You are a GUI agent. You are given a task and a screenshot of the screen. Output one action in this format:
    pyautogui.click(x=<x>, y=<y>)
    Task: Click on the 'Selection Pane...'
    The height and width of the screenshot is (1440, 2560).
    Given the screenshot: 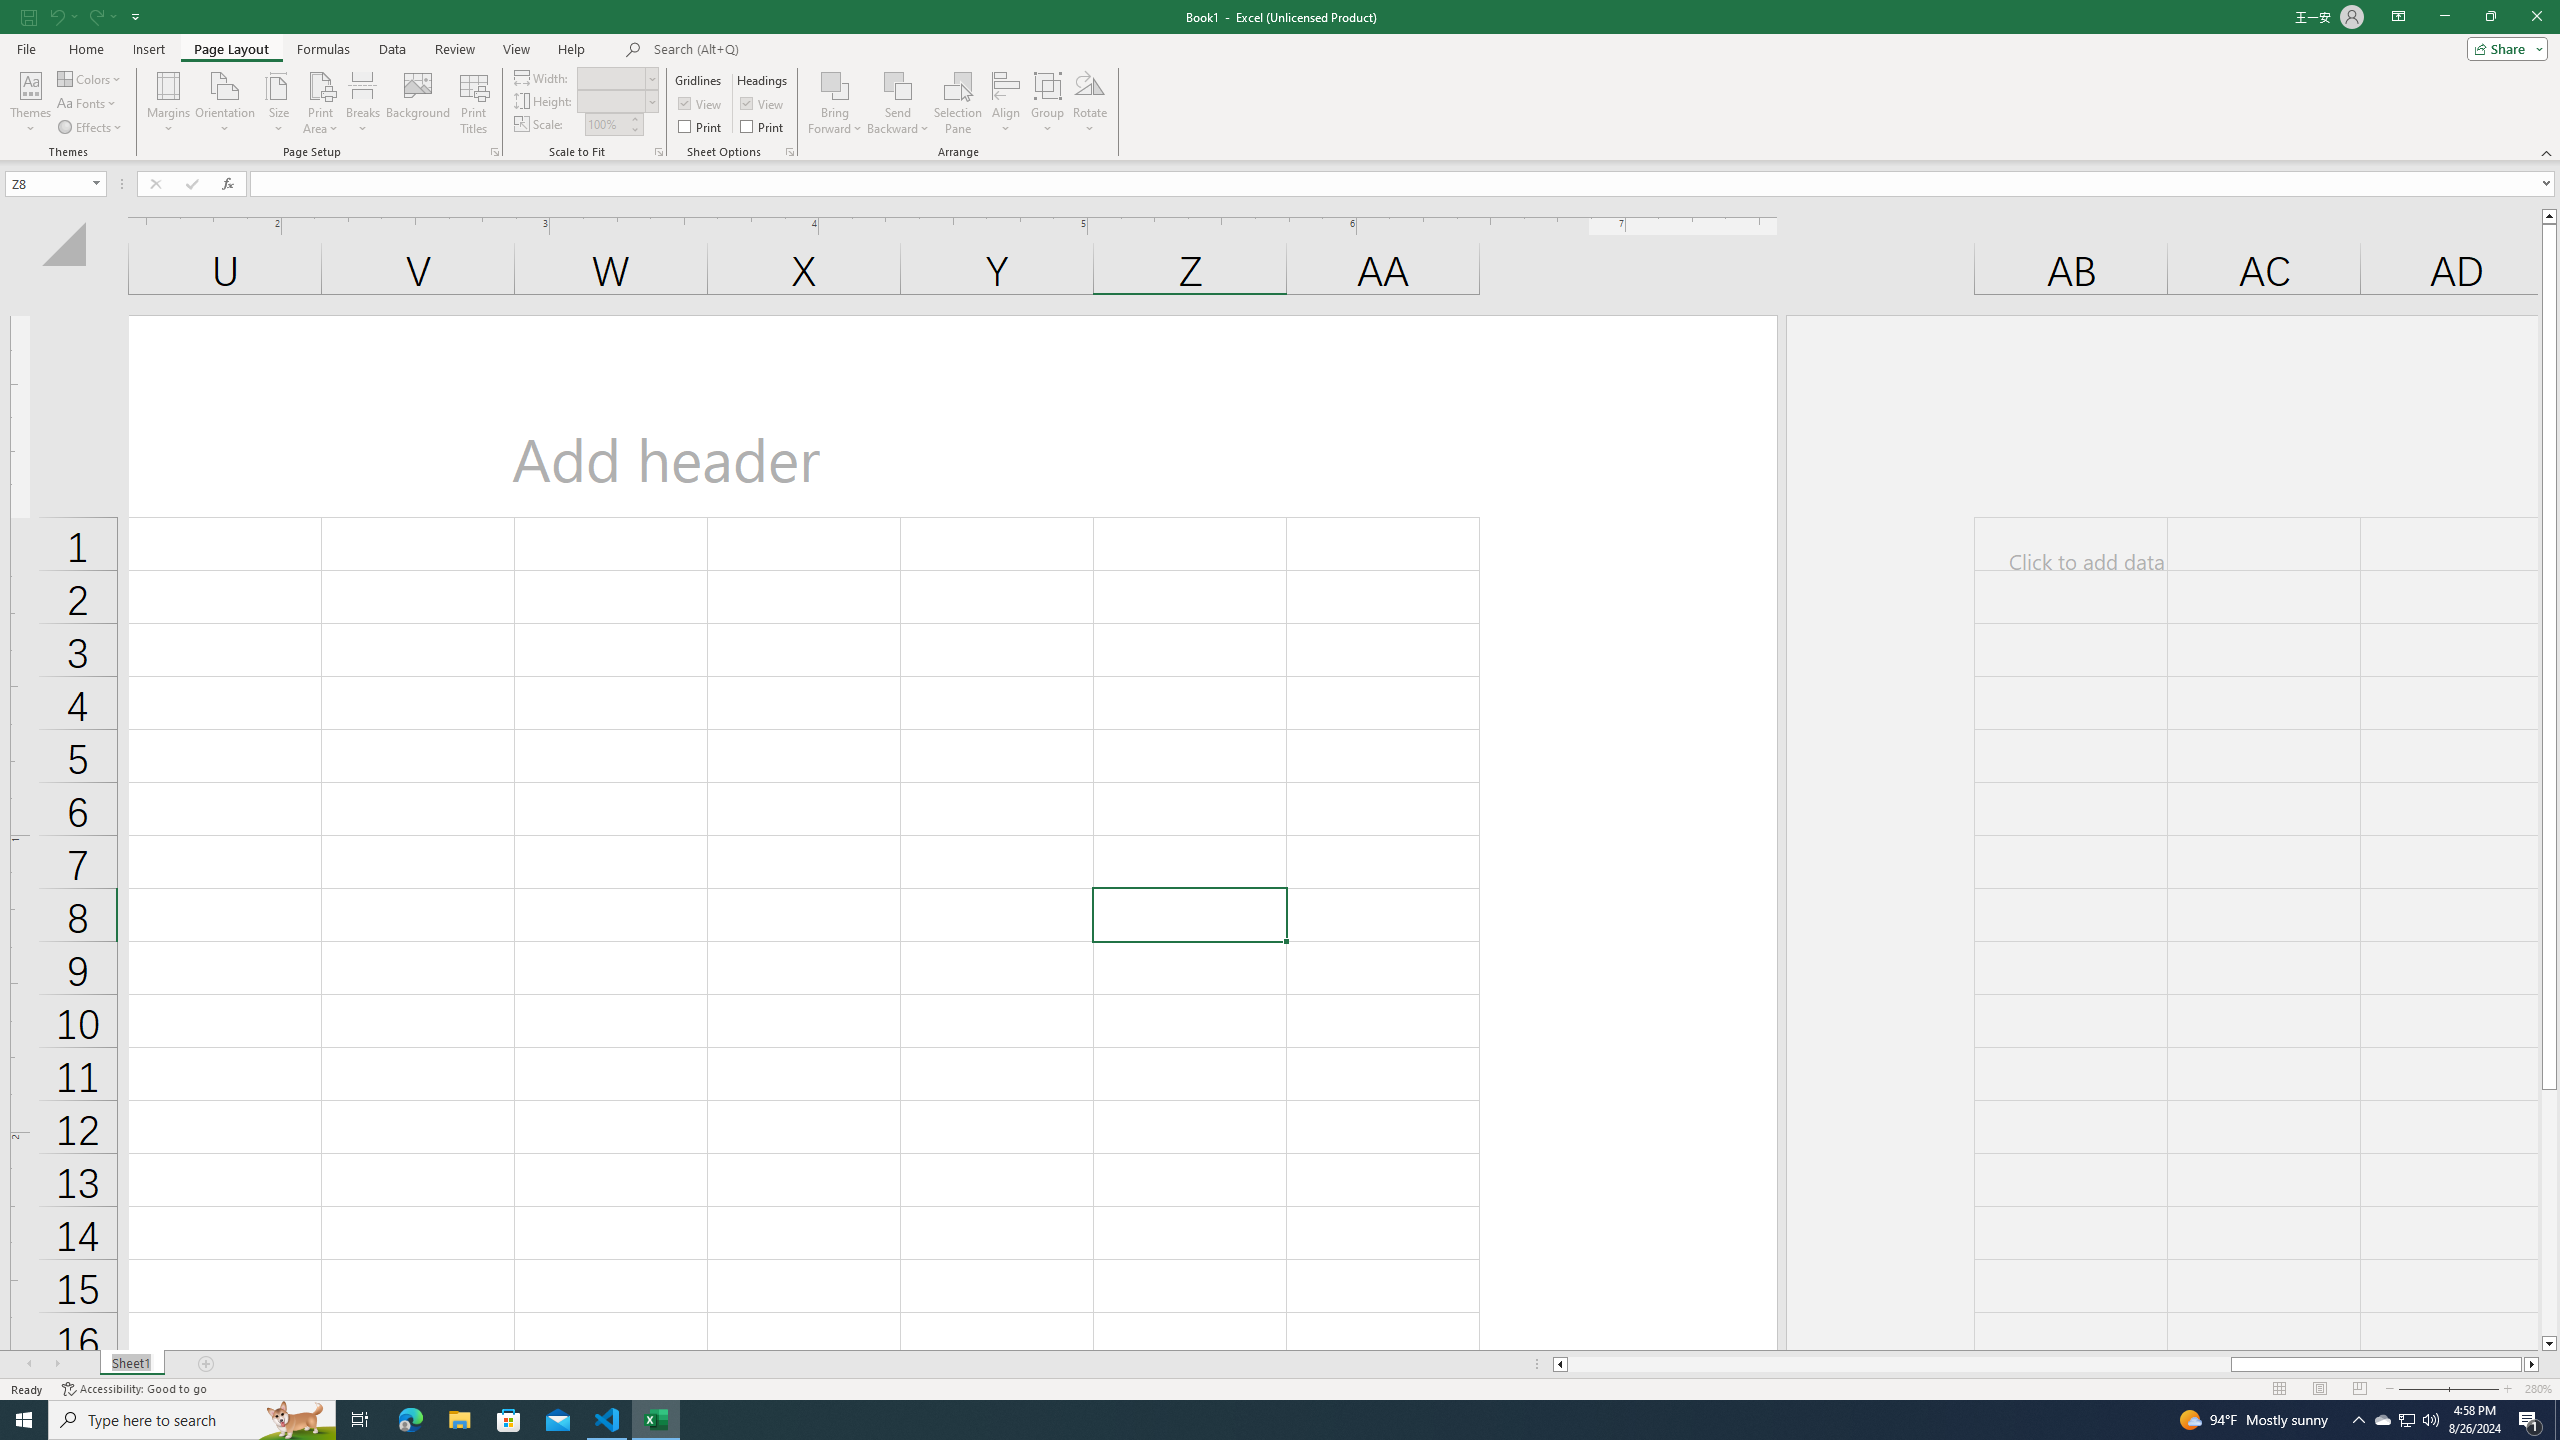 What is the action you would take?
    pyautogui.click(x=957, y=103)
    